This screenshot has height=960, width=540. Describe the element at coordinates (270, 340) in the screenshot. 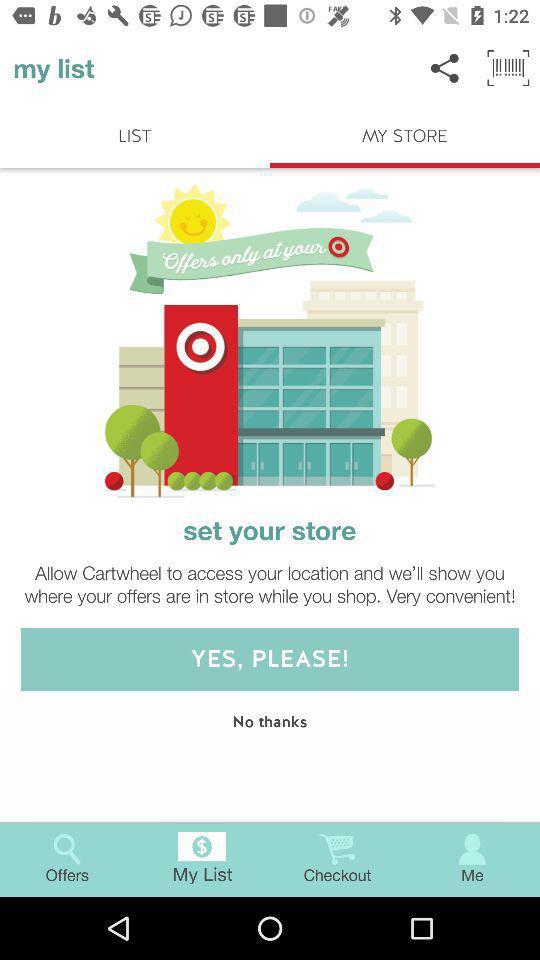

I see `image` at that location.